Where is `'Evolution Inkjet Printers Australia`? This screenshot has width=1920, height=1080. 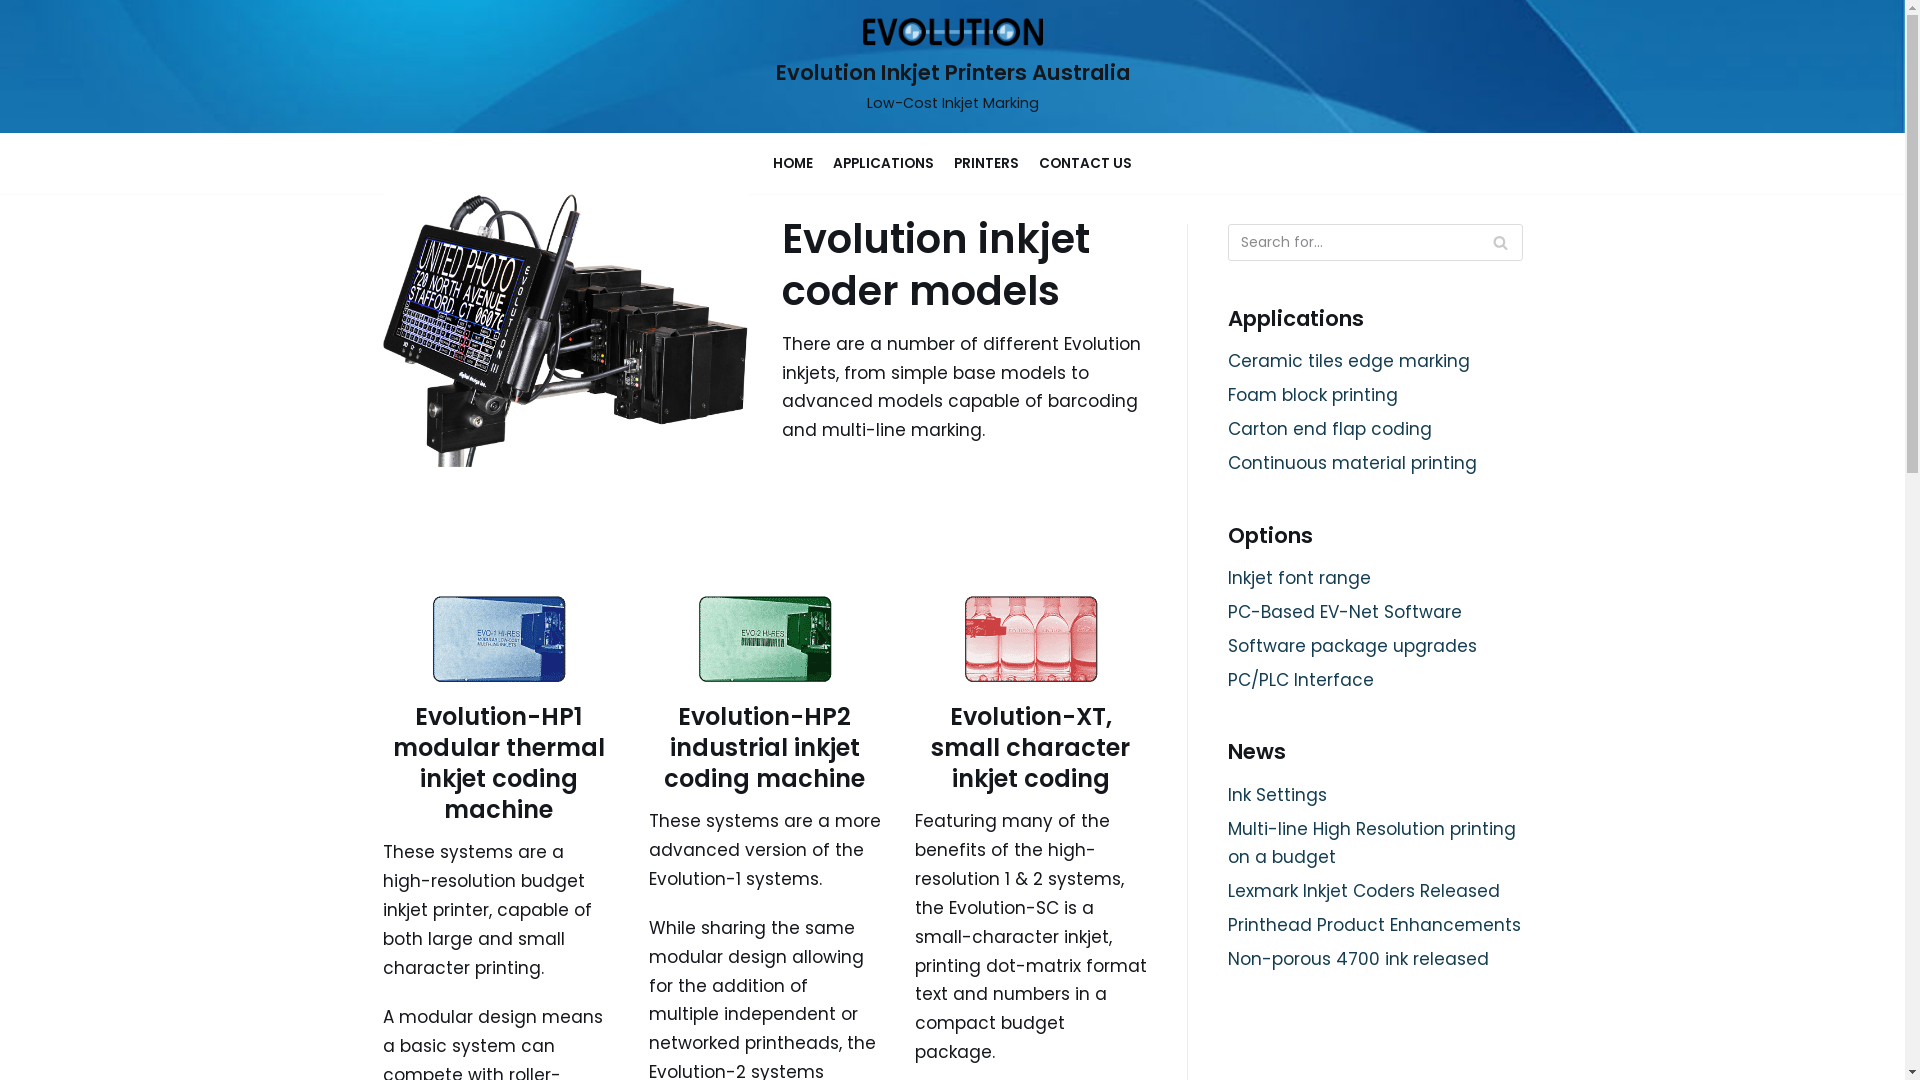 'Evolution Inkjet Printers Australia is located at coordinates (952, 65).